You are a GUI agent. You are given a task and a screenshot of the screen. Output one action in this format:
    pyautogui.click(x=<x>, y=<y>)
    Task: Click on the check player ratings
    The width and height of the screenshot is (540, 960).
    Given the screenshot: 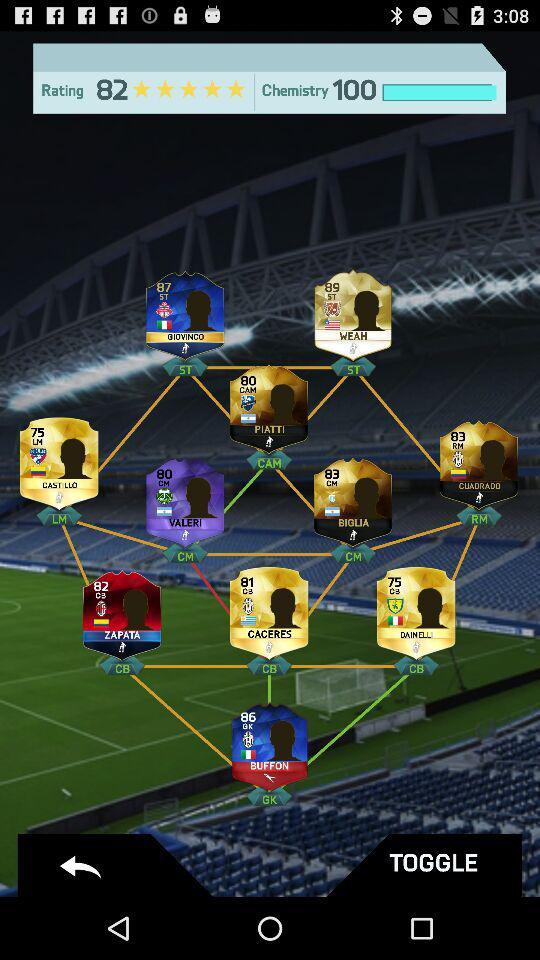 What is the action you would take?
    pyautogui.click(x=415, y=608)
    